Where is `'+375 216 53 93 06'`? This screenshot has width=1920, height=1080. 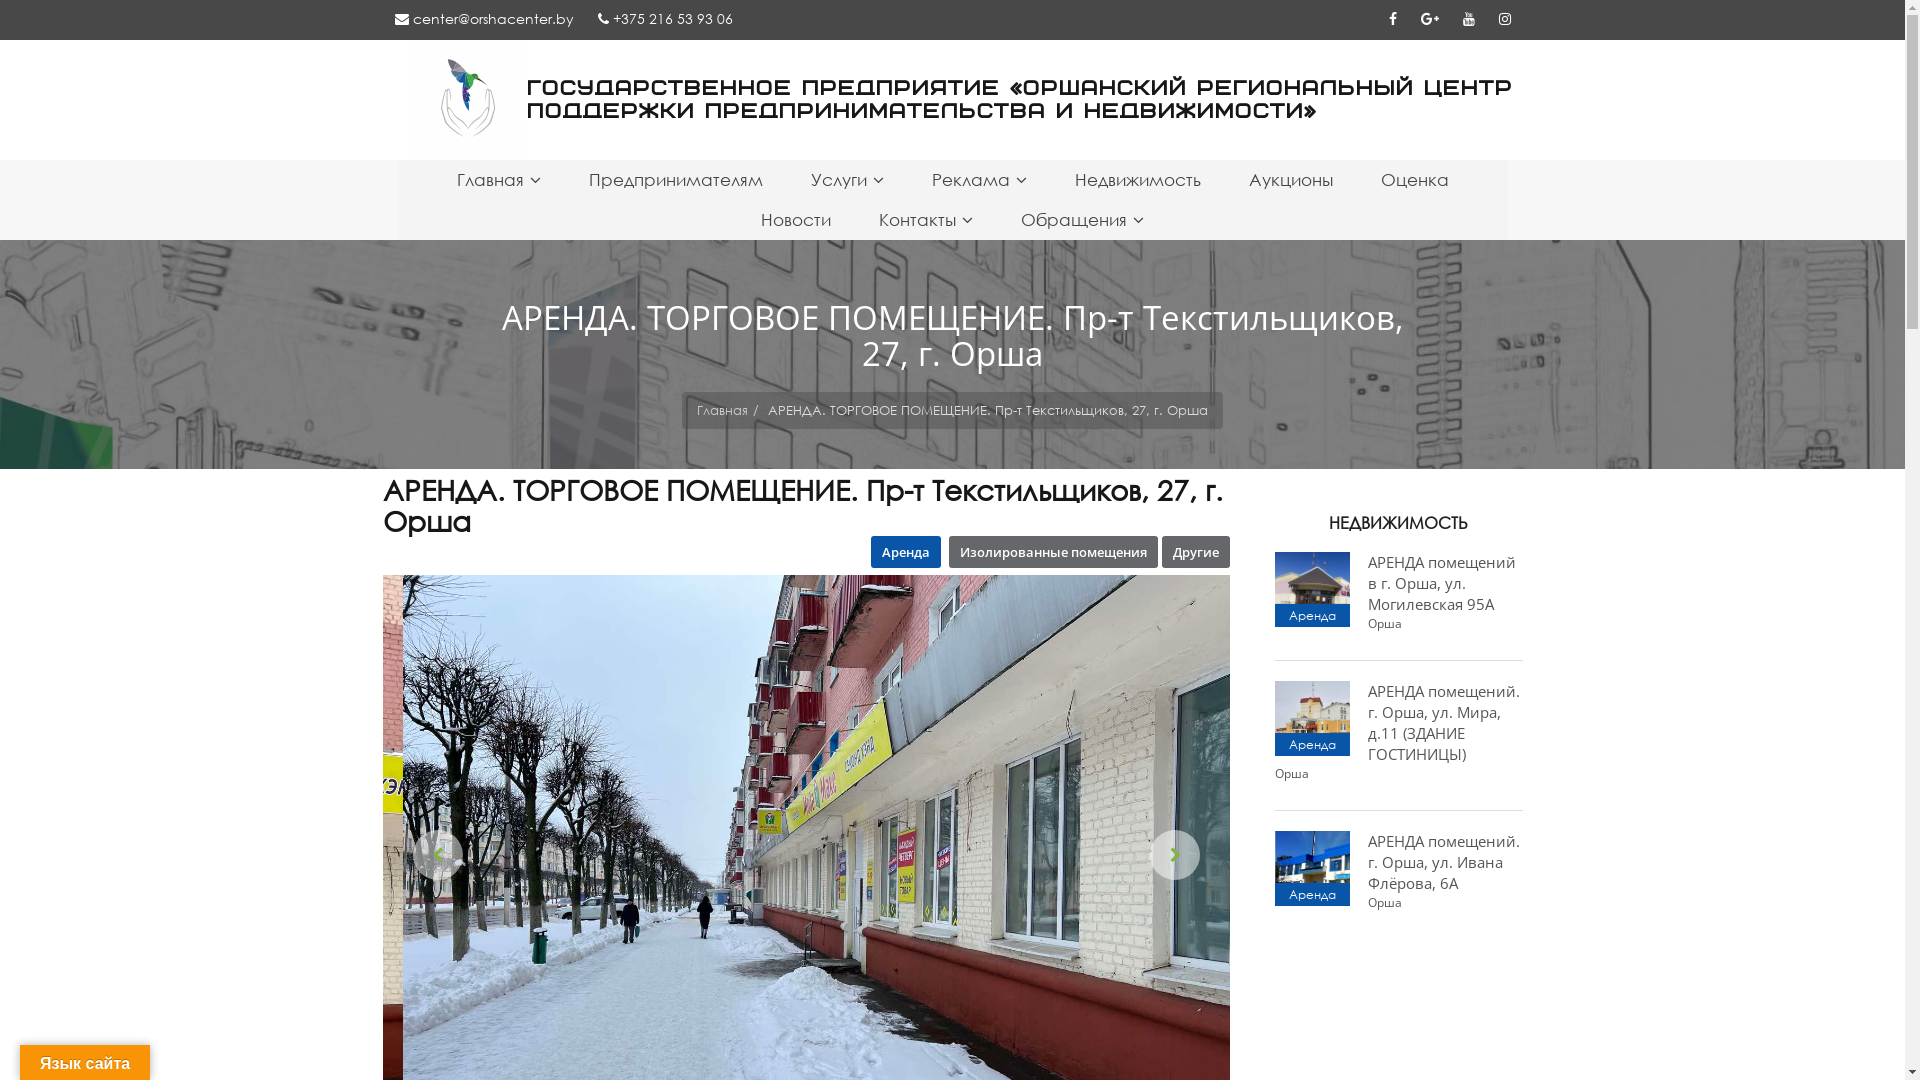 '+375 216 53 93 06' is located at coordinates (665, 18).